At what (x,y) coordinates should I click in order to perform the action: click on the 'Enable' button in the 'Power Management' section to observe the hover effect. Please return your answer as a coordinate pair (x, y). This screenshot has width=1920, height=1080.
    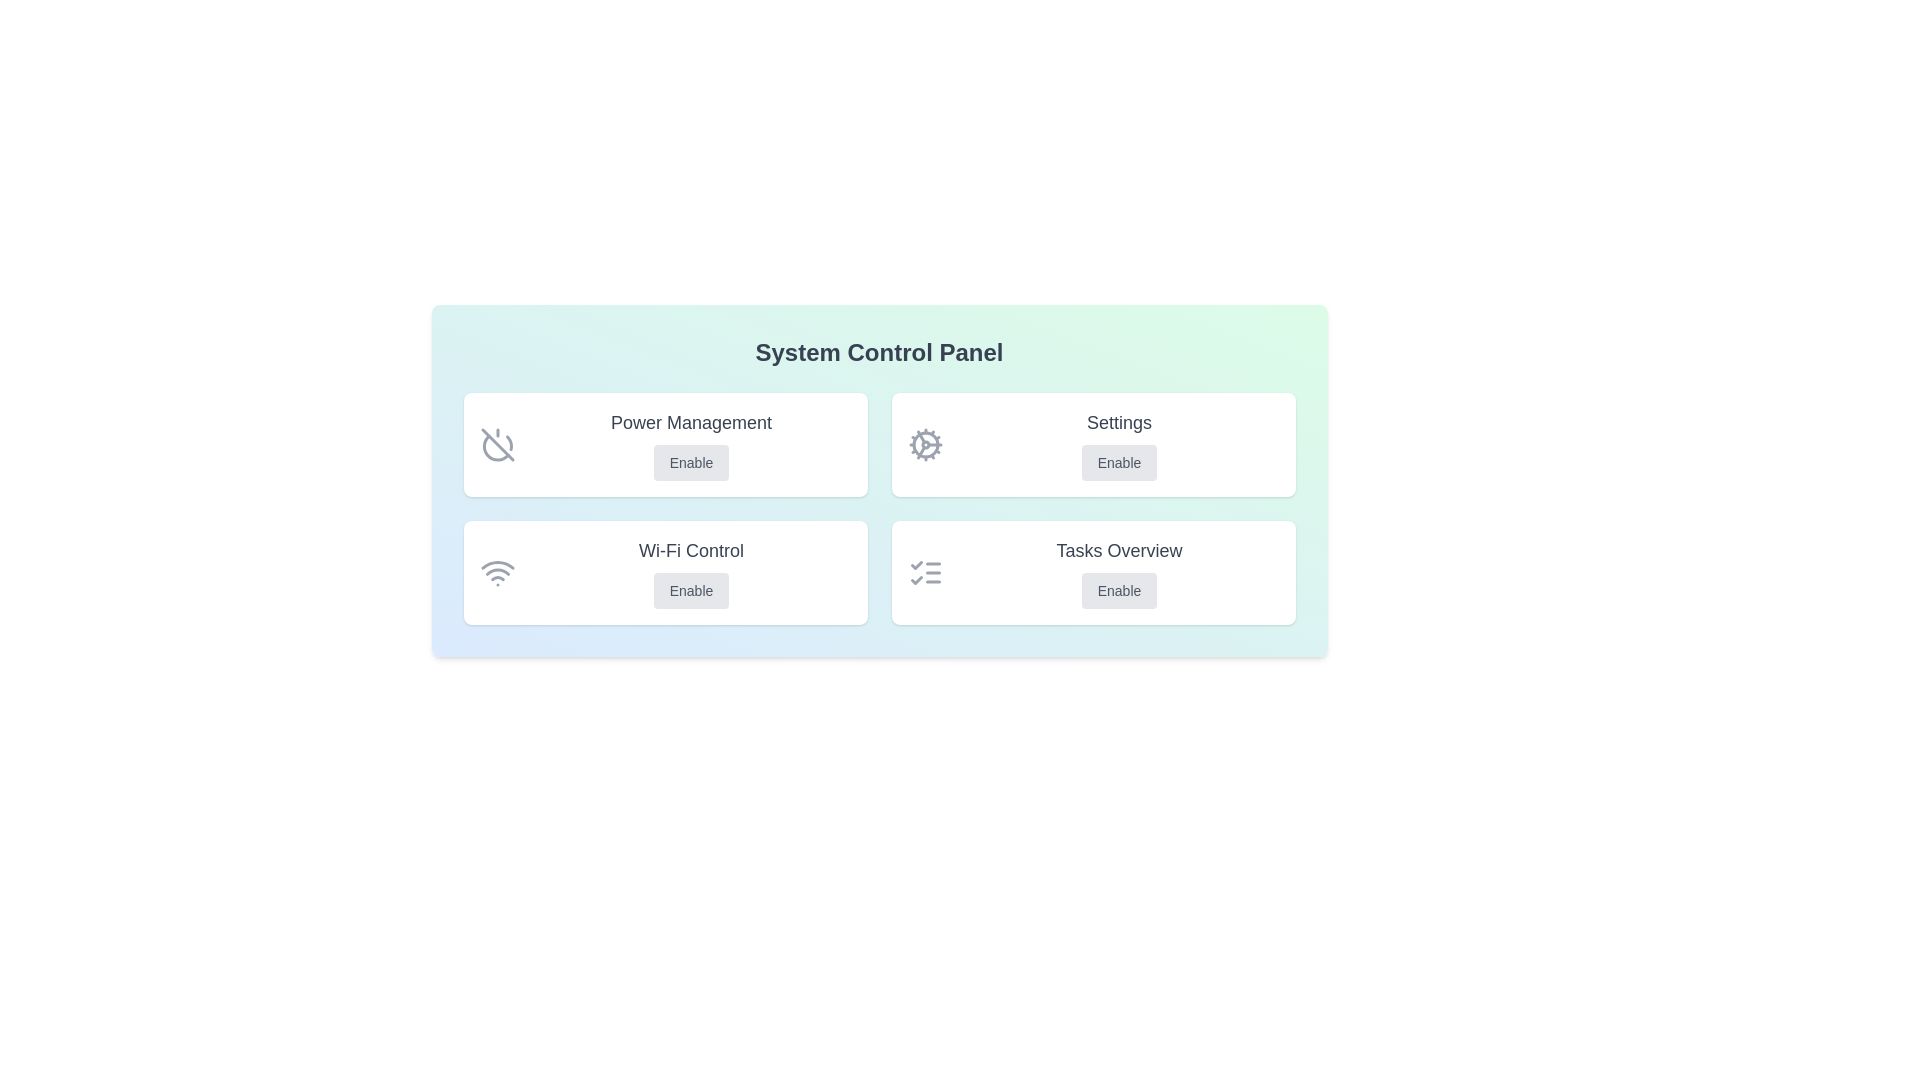
    Looking at the image, I should click on (691, 462).